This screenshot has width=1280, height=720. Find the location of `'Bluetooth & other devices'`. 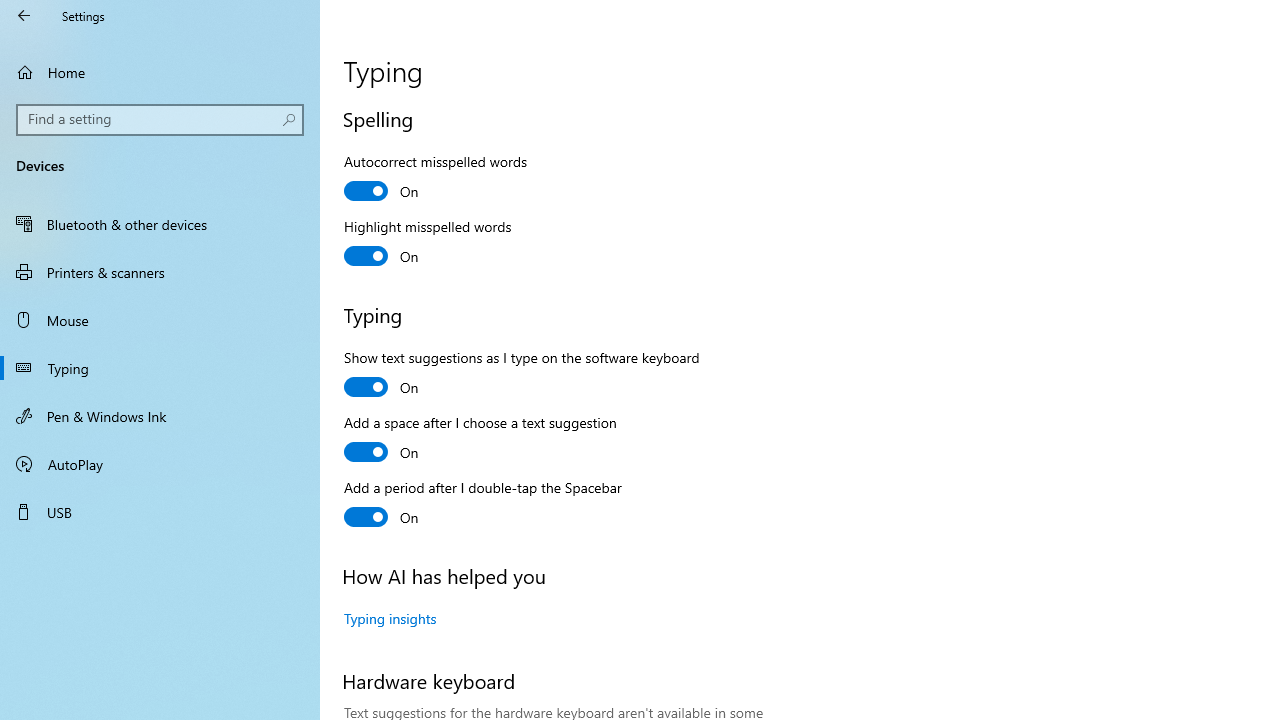

'Bluetooth & other devices' is located at coordinates (160, 223).